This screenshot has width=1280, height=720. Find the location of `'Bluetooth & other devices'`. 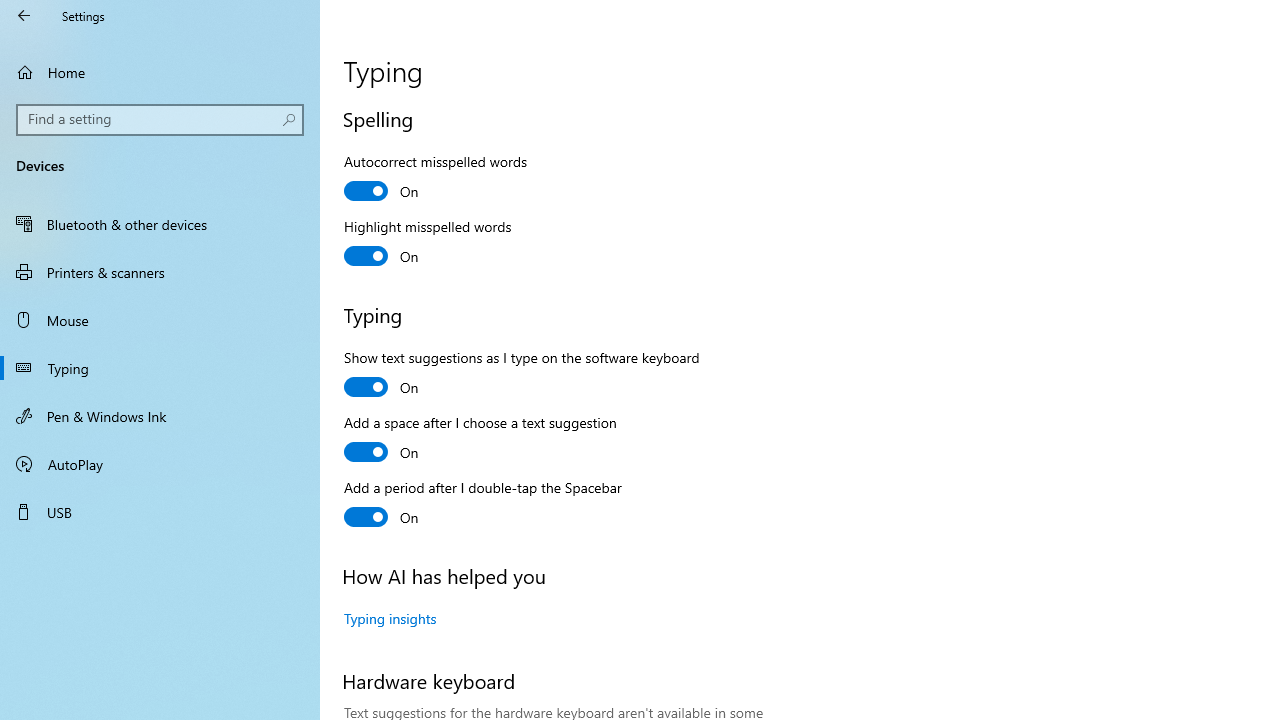

'Bluetooth & other devices' is located at coordinates (160, 223).